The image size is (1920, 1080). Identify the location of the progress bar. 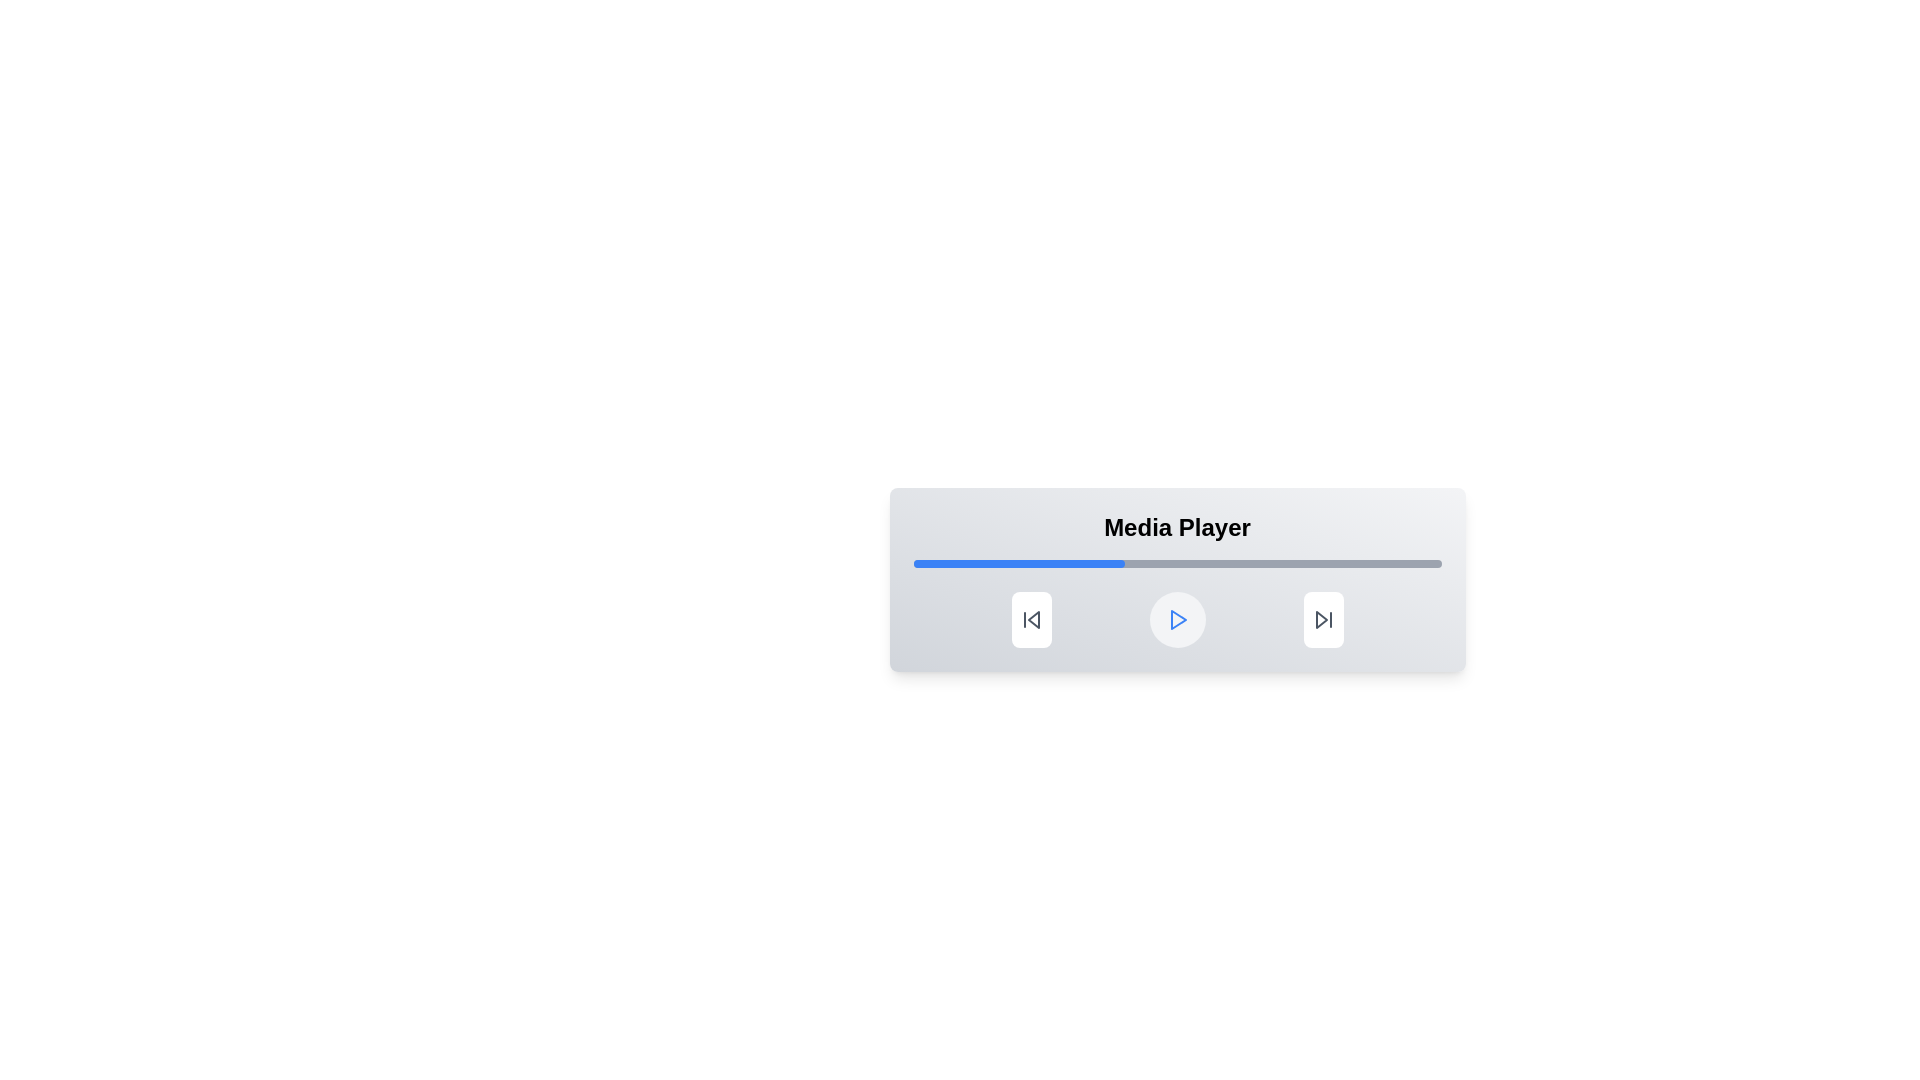
(1092, 563).